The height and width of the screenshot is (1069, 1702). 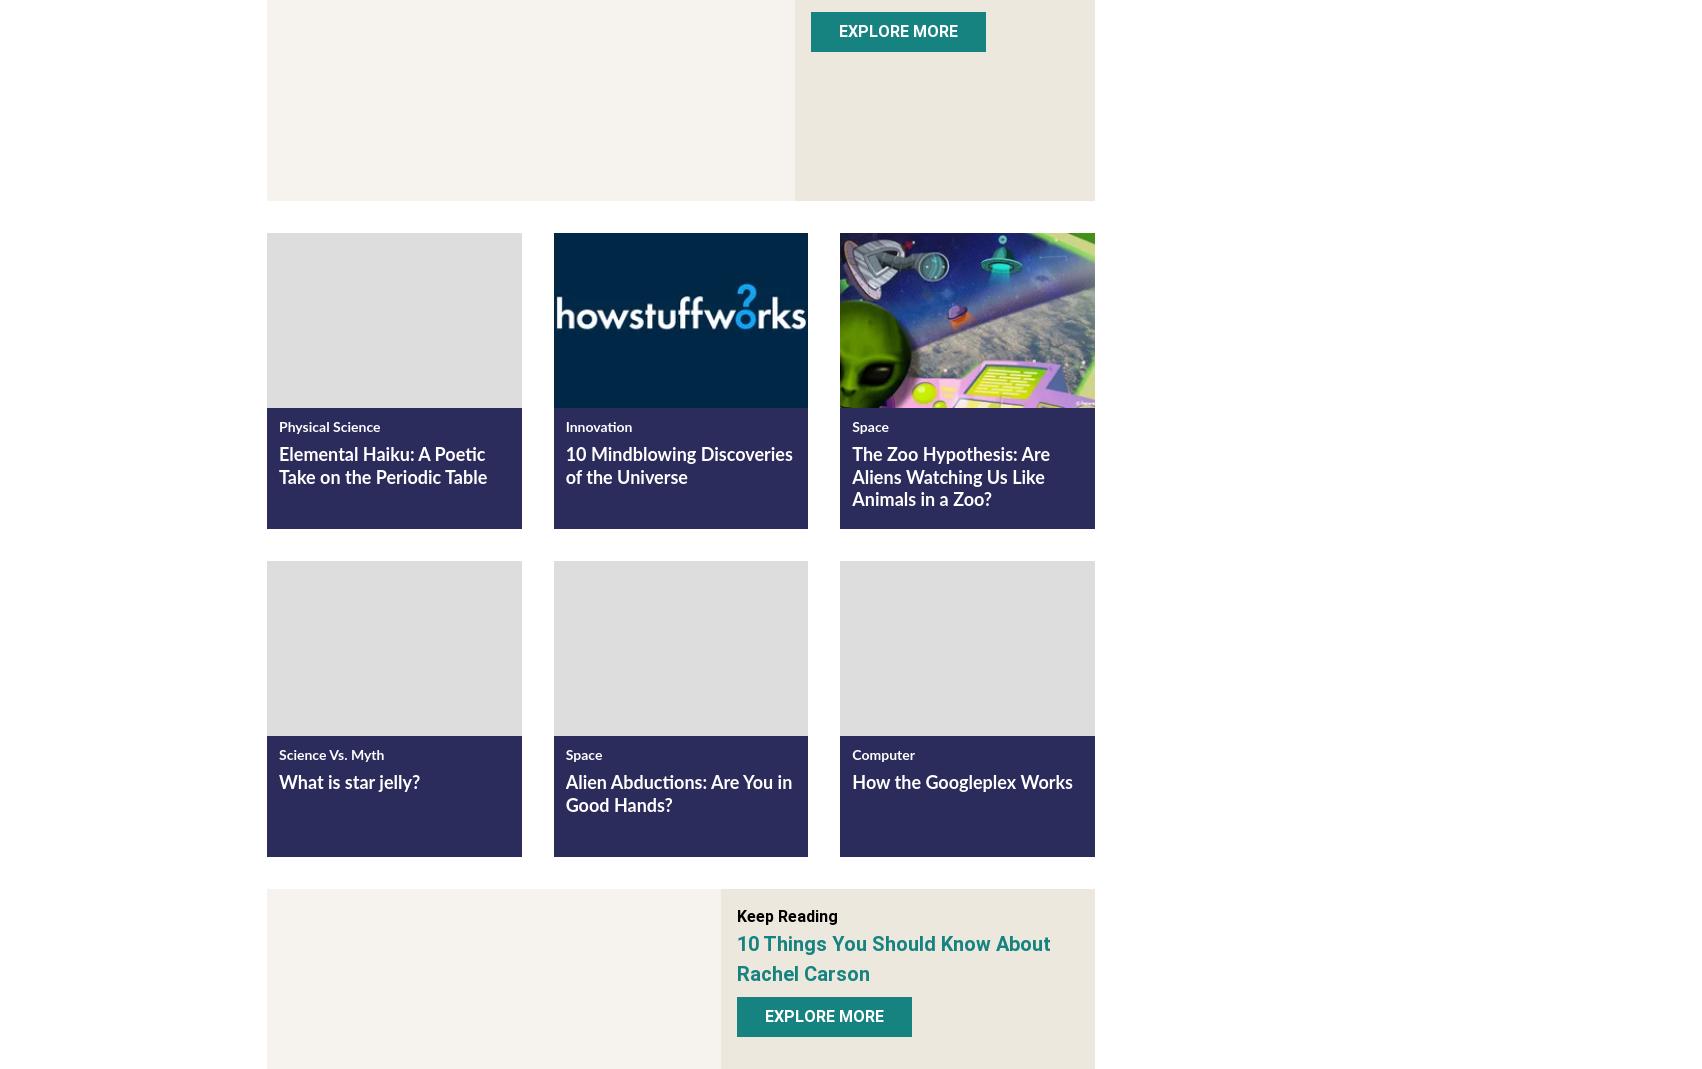 What do you see at coordinates (564, 430) in the screenshot?
I see `'Innovation'` at bounding box center [564, 430].